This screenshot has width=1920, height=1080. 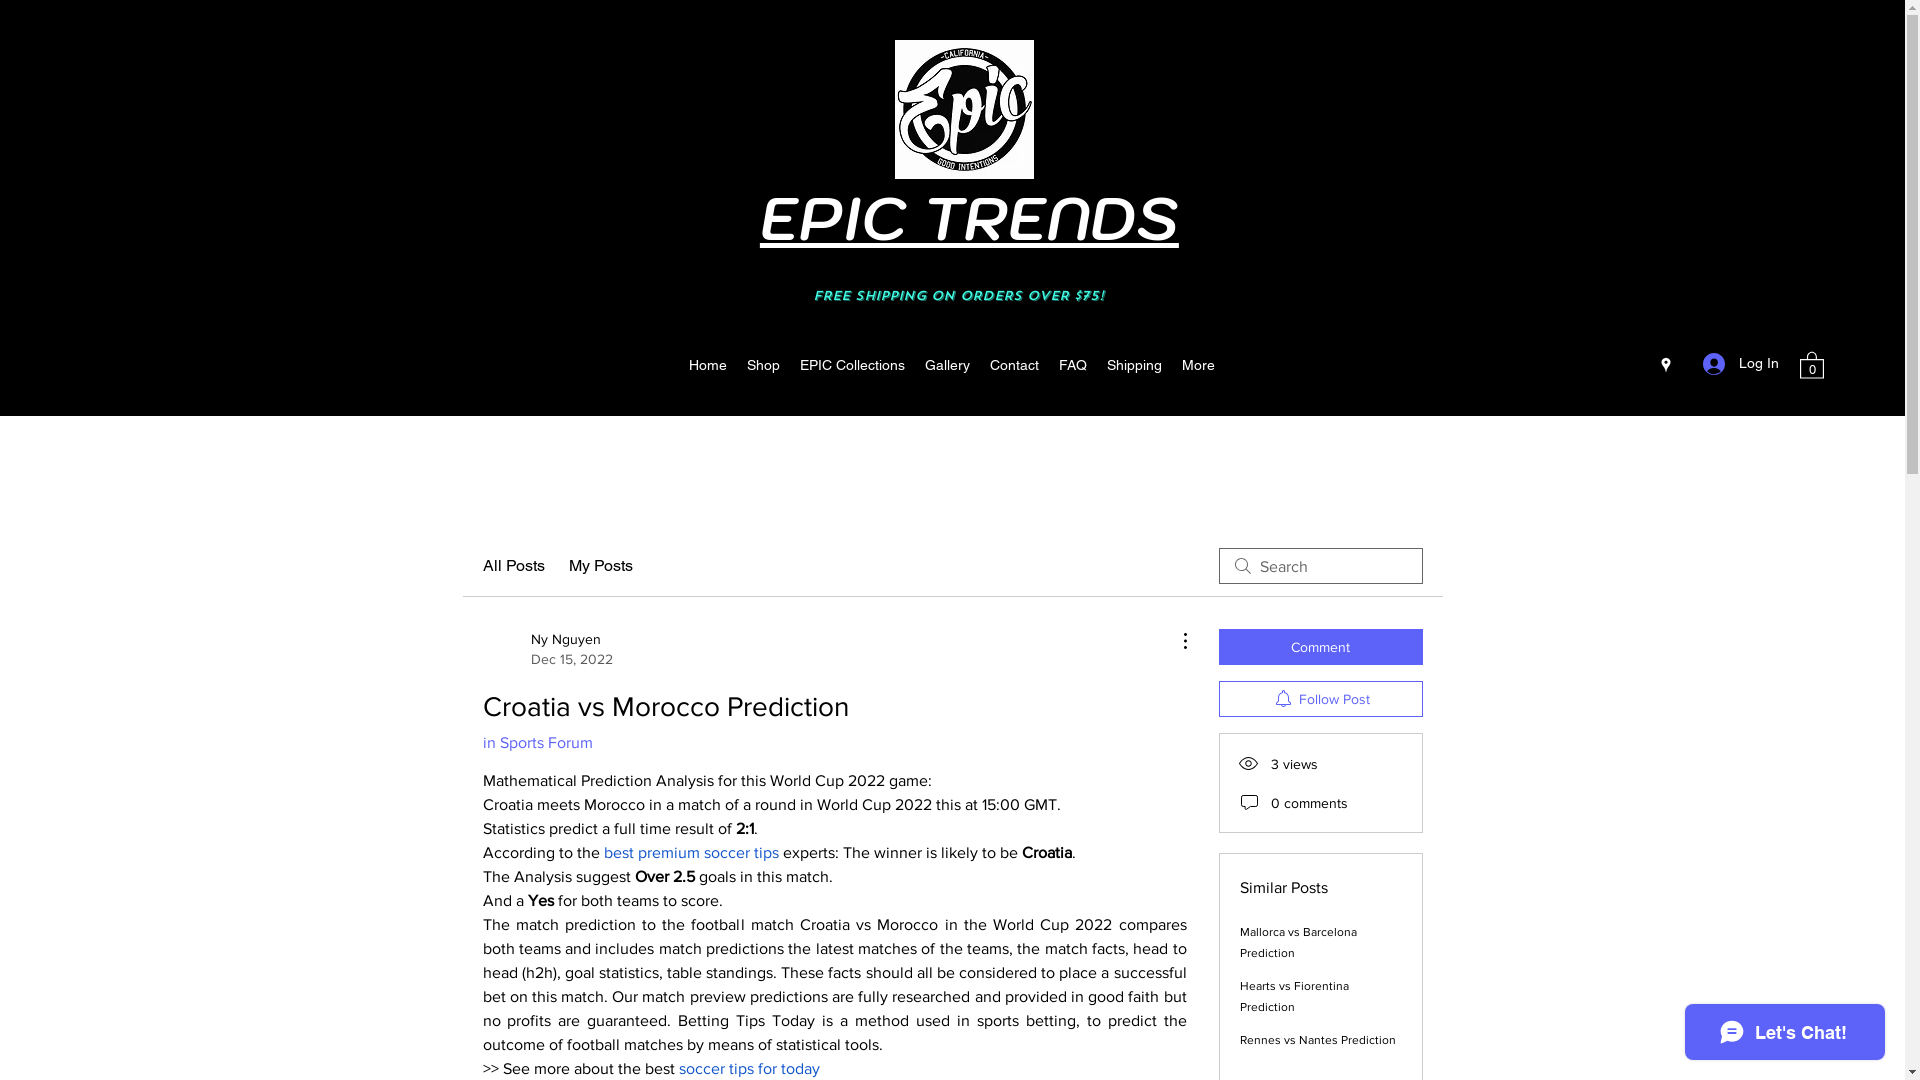 I want to click on 'Comment', so click(x=1320, y=647).